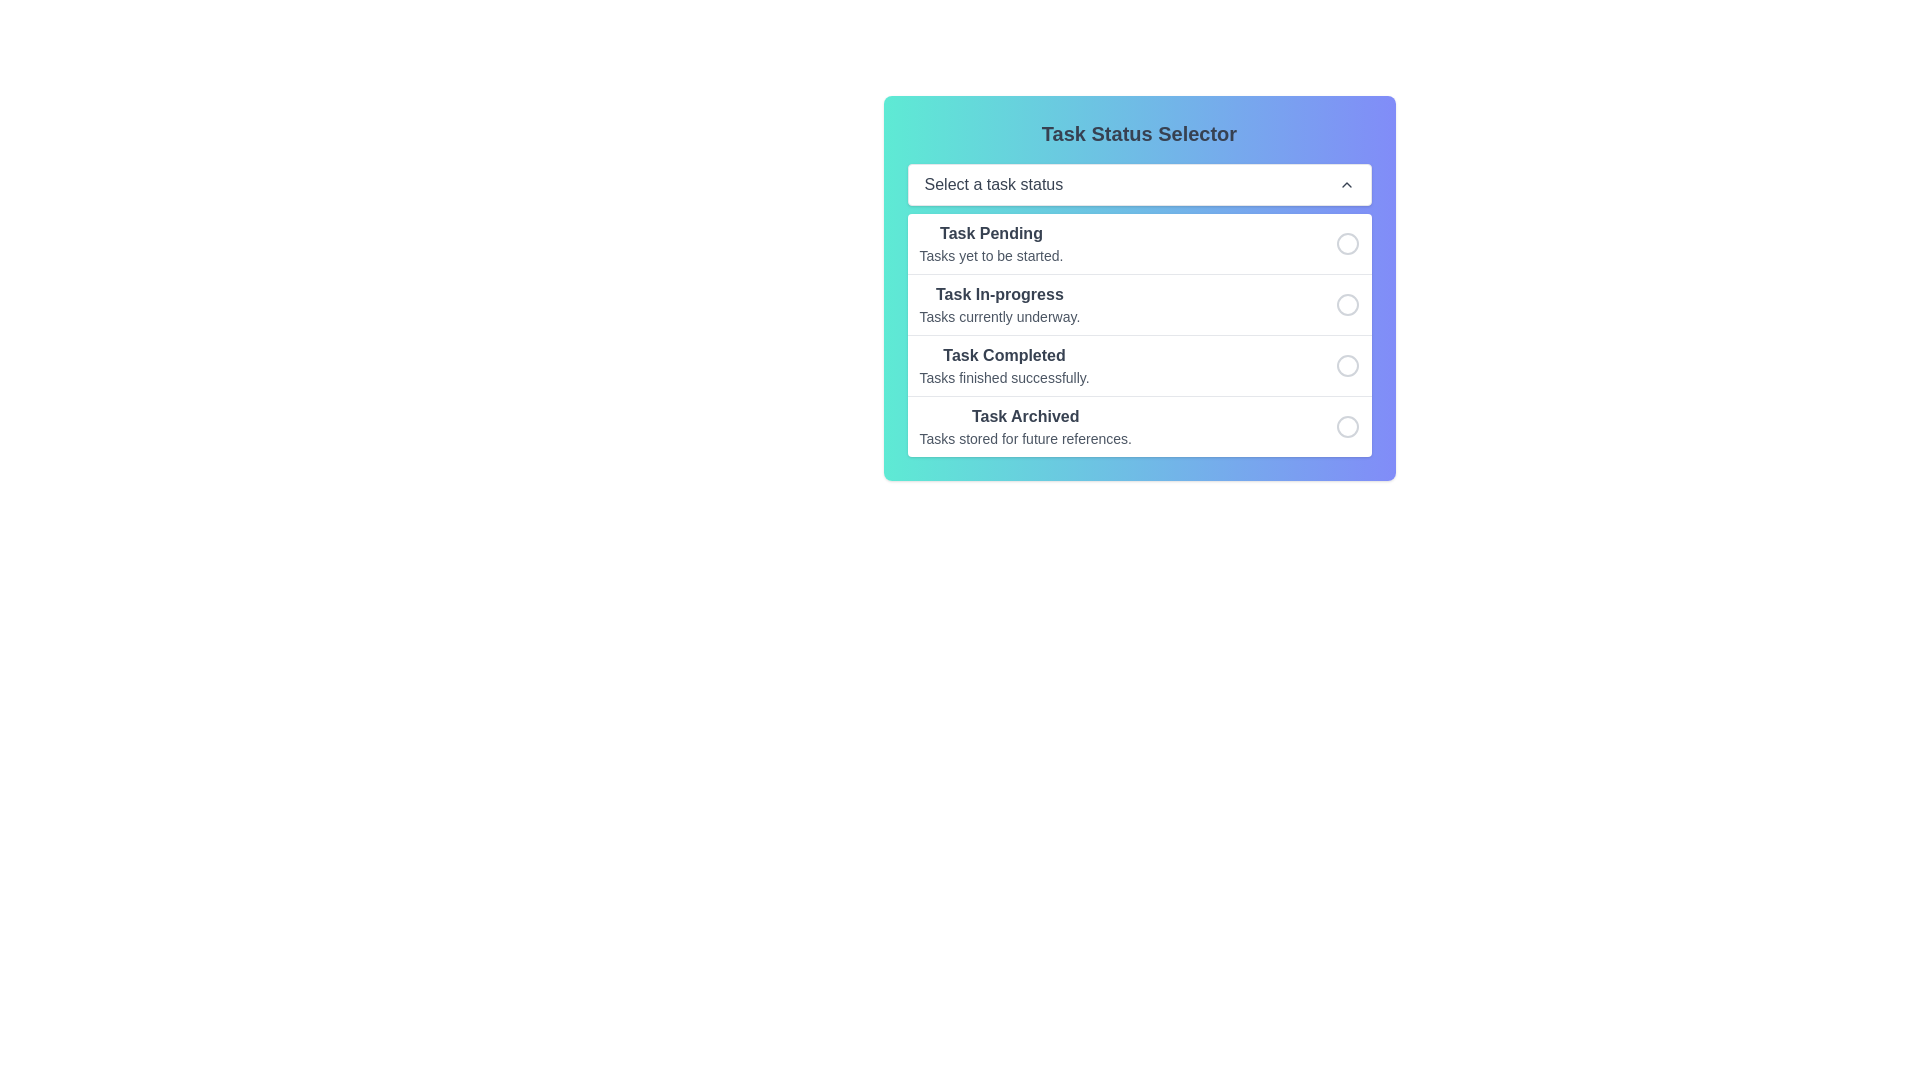 The width and height of the screenshot is (1920, 1080). What do you see at coordinates (1025, 438) in the screenshot?
I see `the text display that provides supplementary information for the 'Task Archived' category, located beneath the bolded heading text` at bounding box center [1025, 438].